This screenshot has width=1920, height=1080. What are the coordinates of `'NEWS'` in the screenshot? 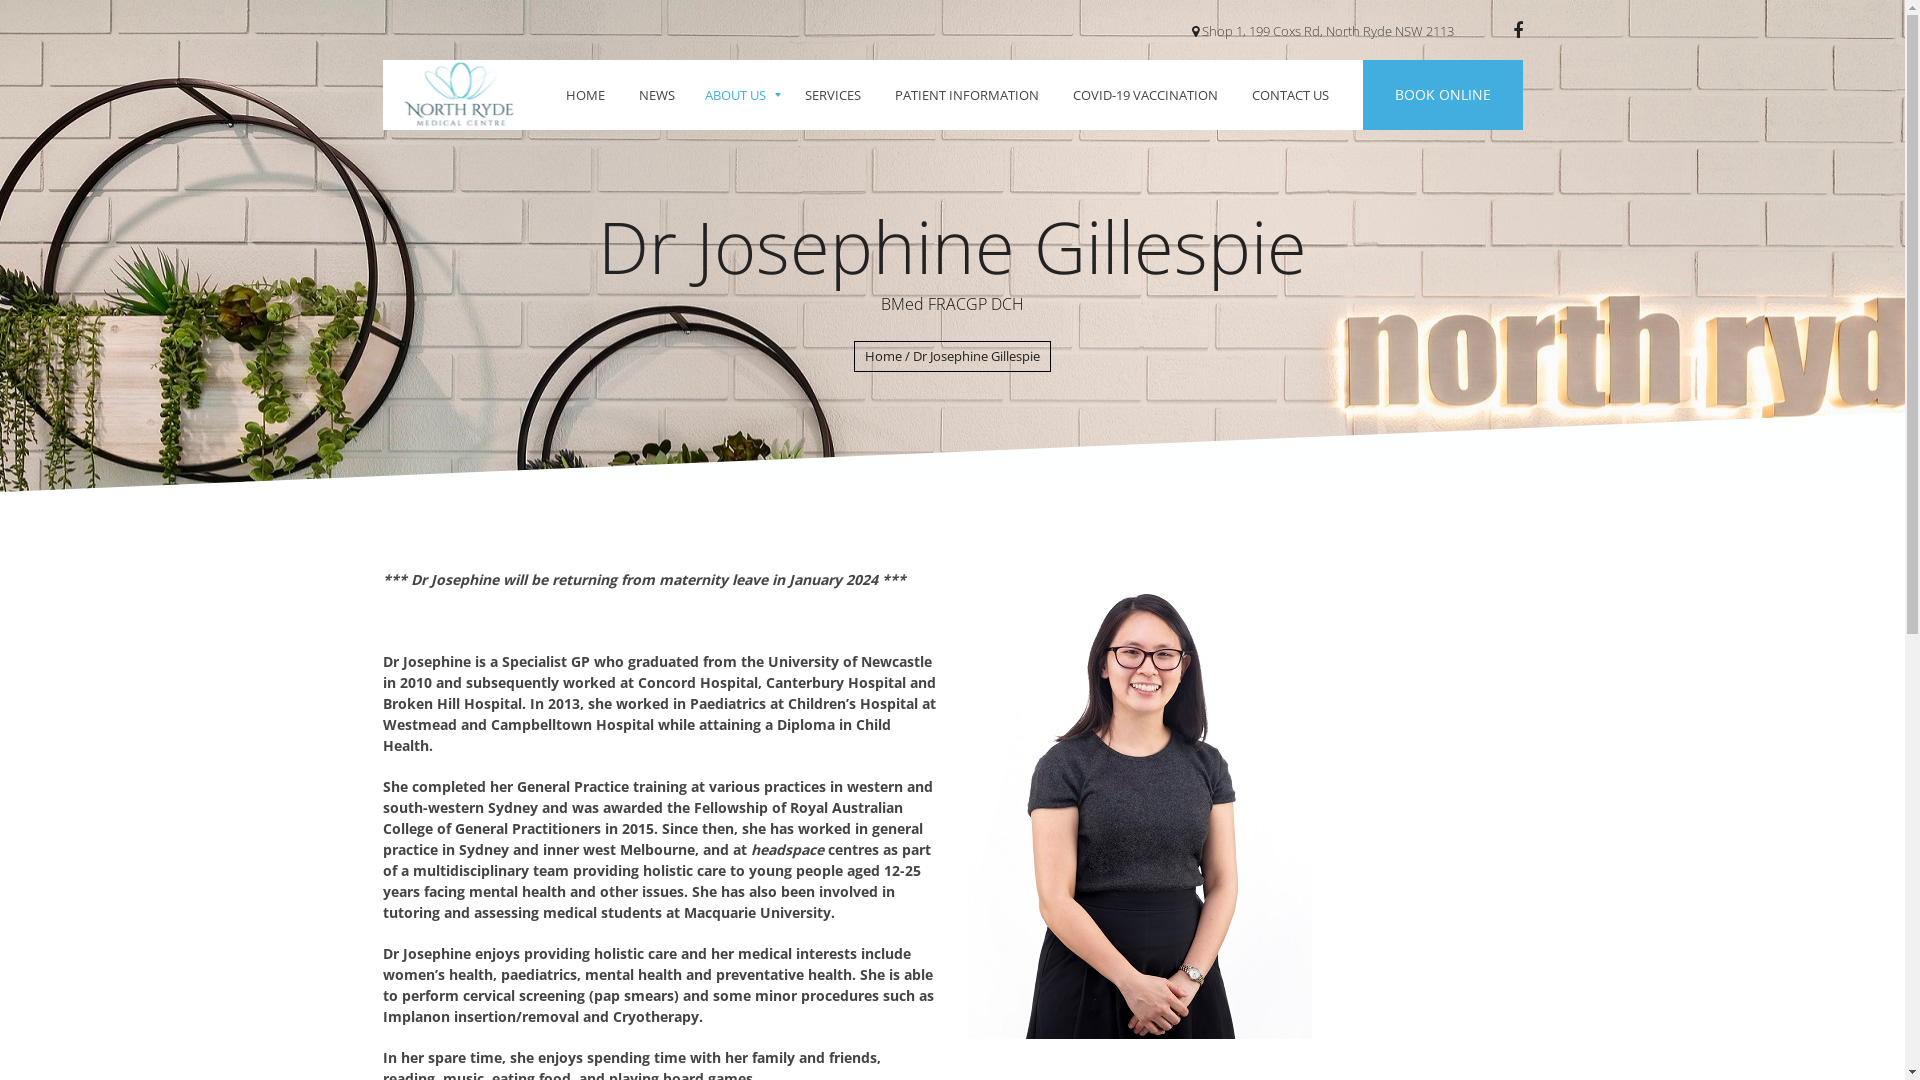 It's located at (657, 95).